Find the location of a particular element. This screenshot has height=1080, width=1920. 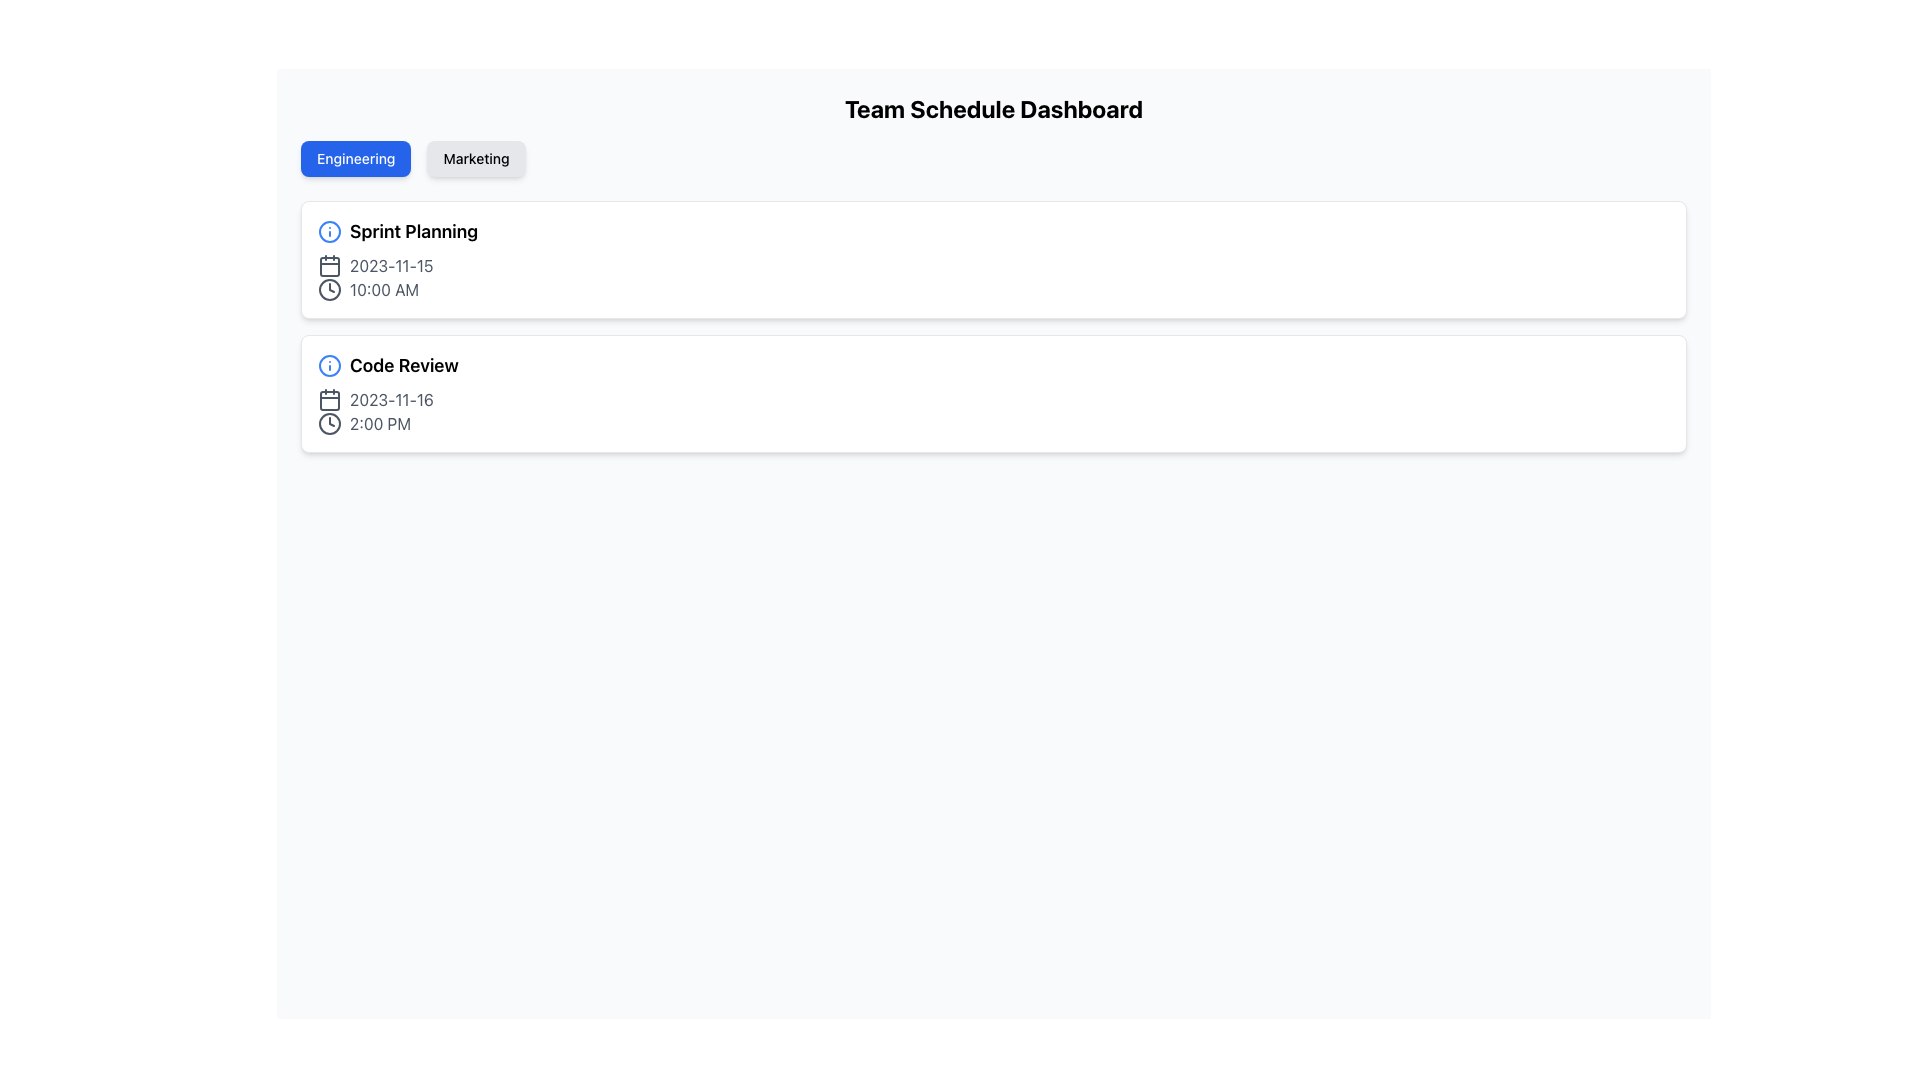

the clock icon located to the left of the text '10:00 AM', which indicates the time for the 'Sprint Planning' event is located at coordinates (330, 289).